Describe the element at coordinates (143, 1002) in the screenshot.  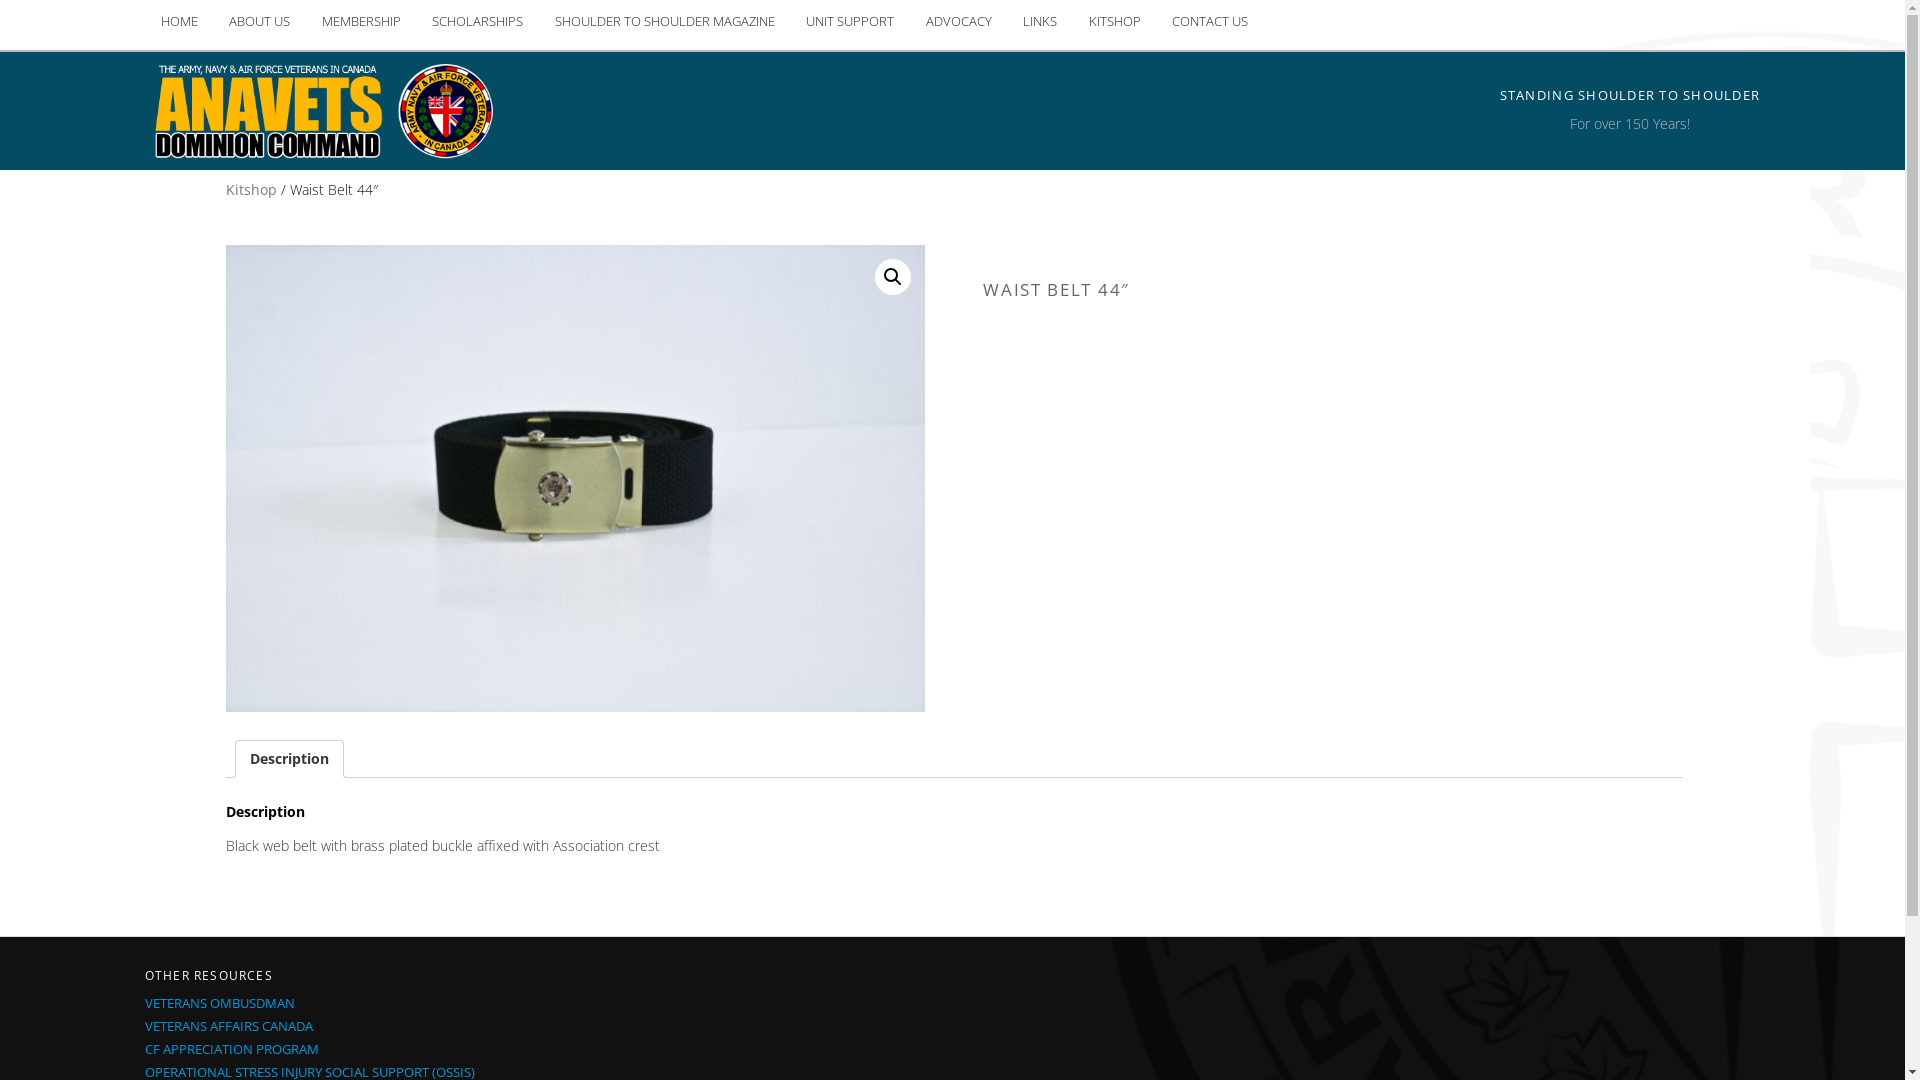
I see `'VETERANS OMBUSDMAN'` at that location.